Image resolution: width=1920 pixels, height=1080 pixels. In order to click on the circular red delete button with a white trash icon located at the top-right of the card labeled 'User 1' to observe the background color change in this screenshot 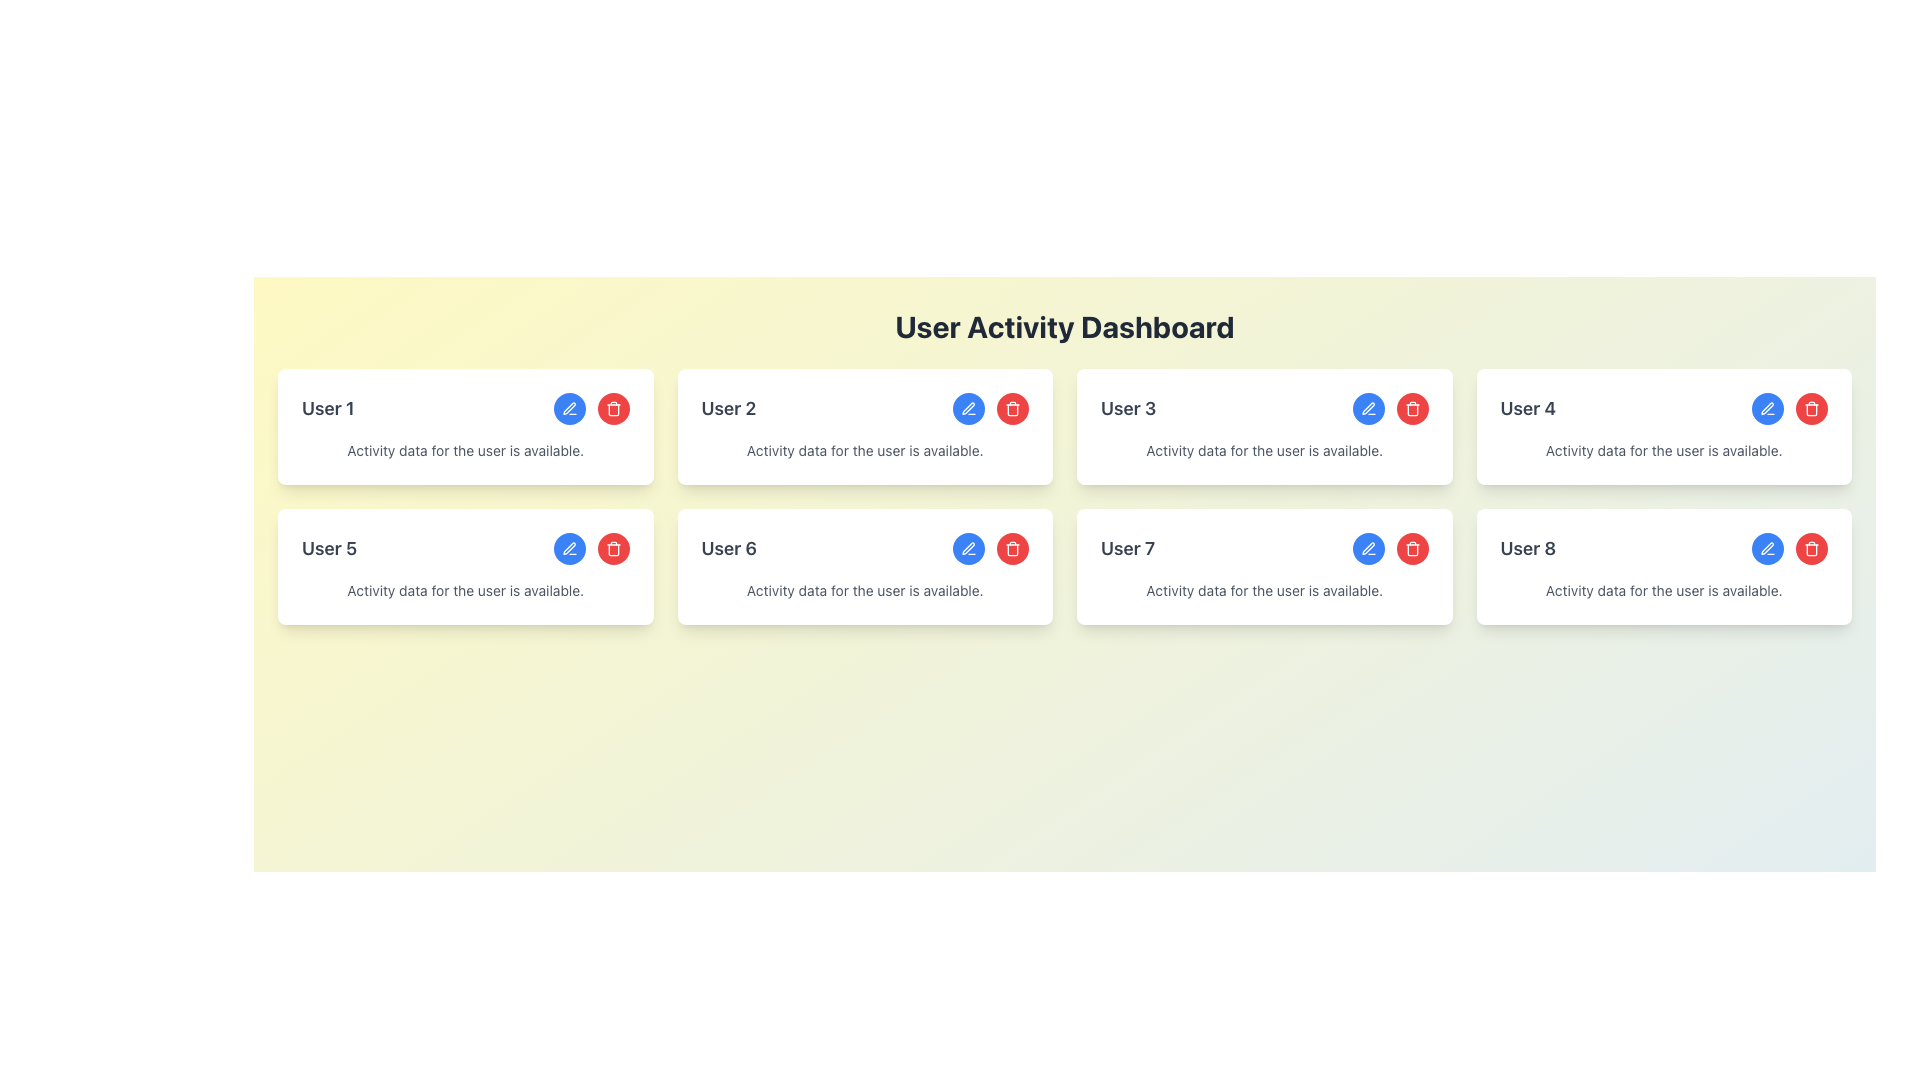, I will do `click(612, 407)`.